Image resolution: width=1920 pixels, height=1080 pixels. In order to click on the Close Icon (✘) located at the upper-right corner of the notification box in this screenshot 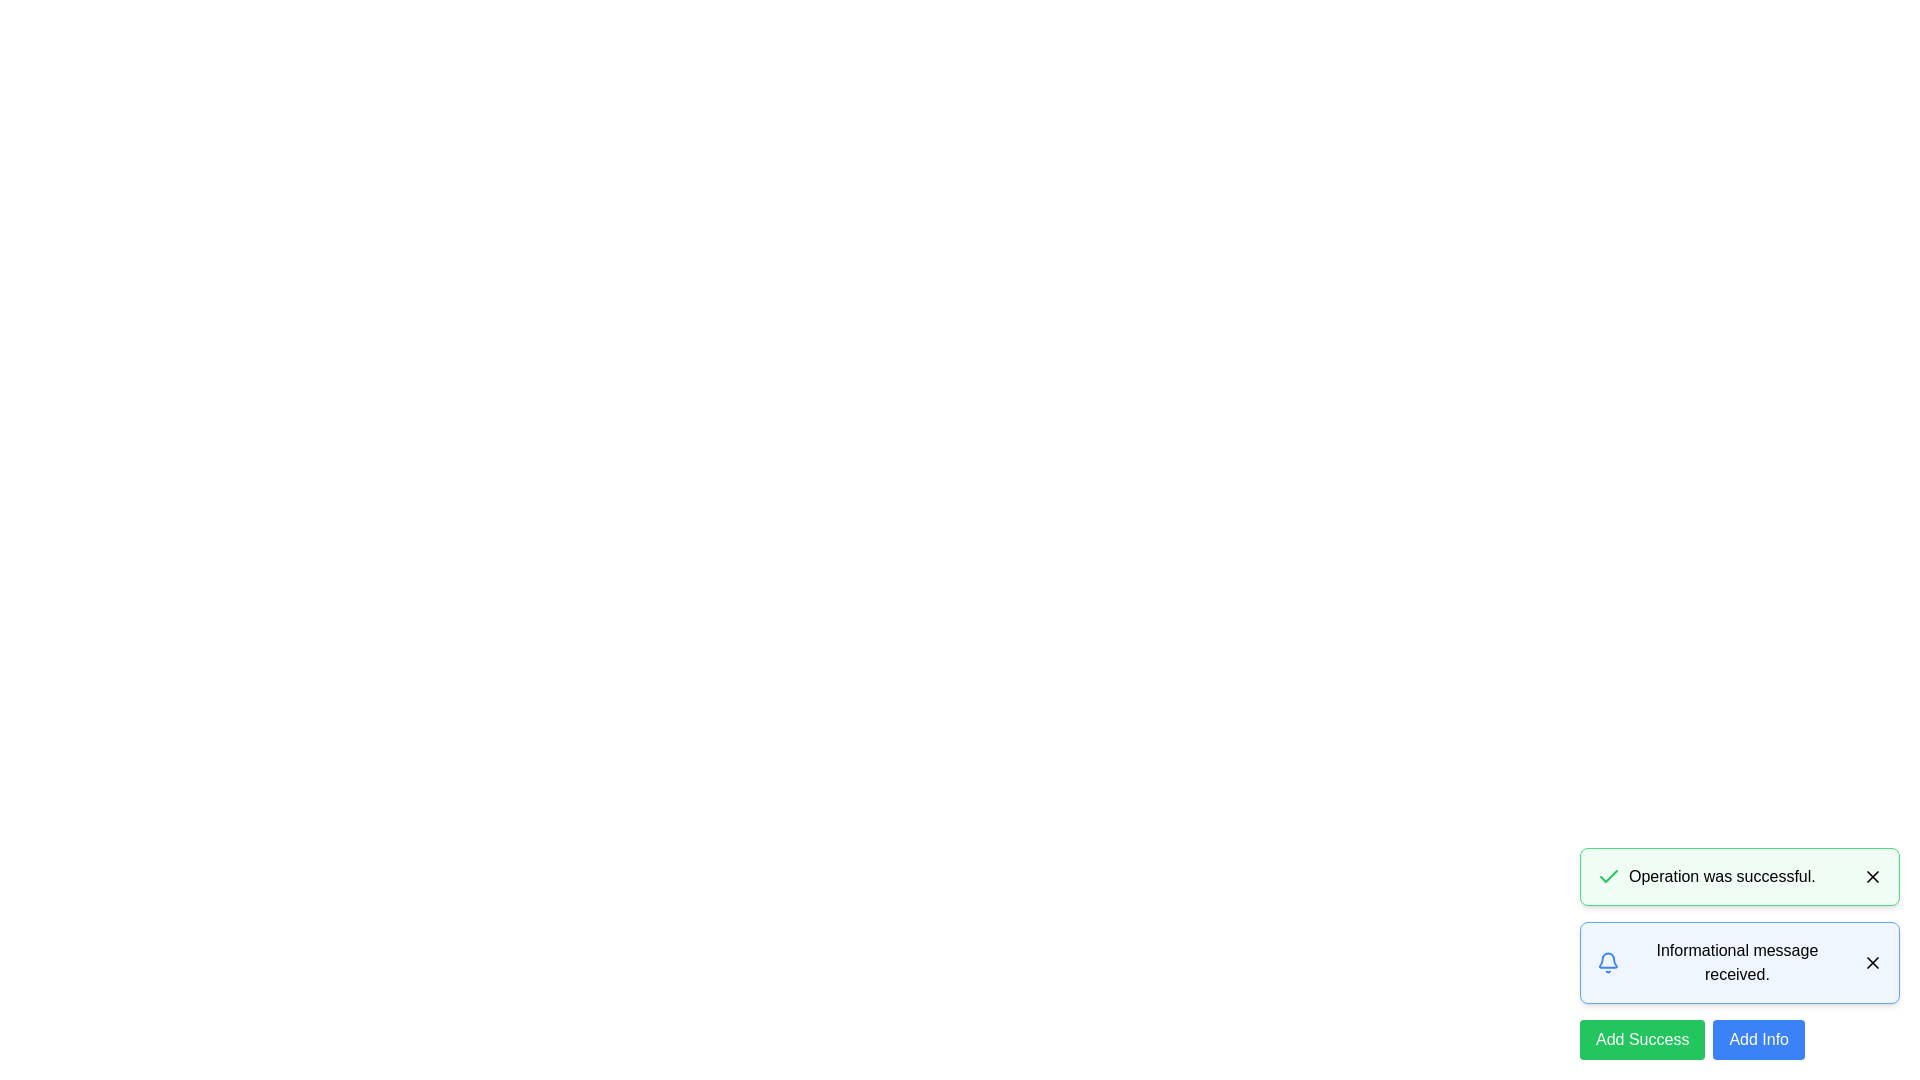, I will do `click(1871, 962)`.